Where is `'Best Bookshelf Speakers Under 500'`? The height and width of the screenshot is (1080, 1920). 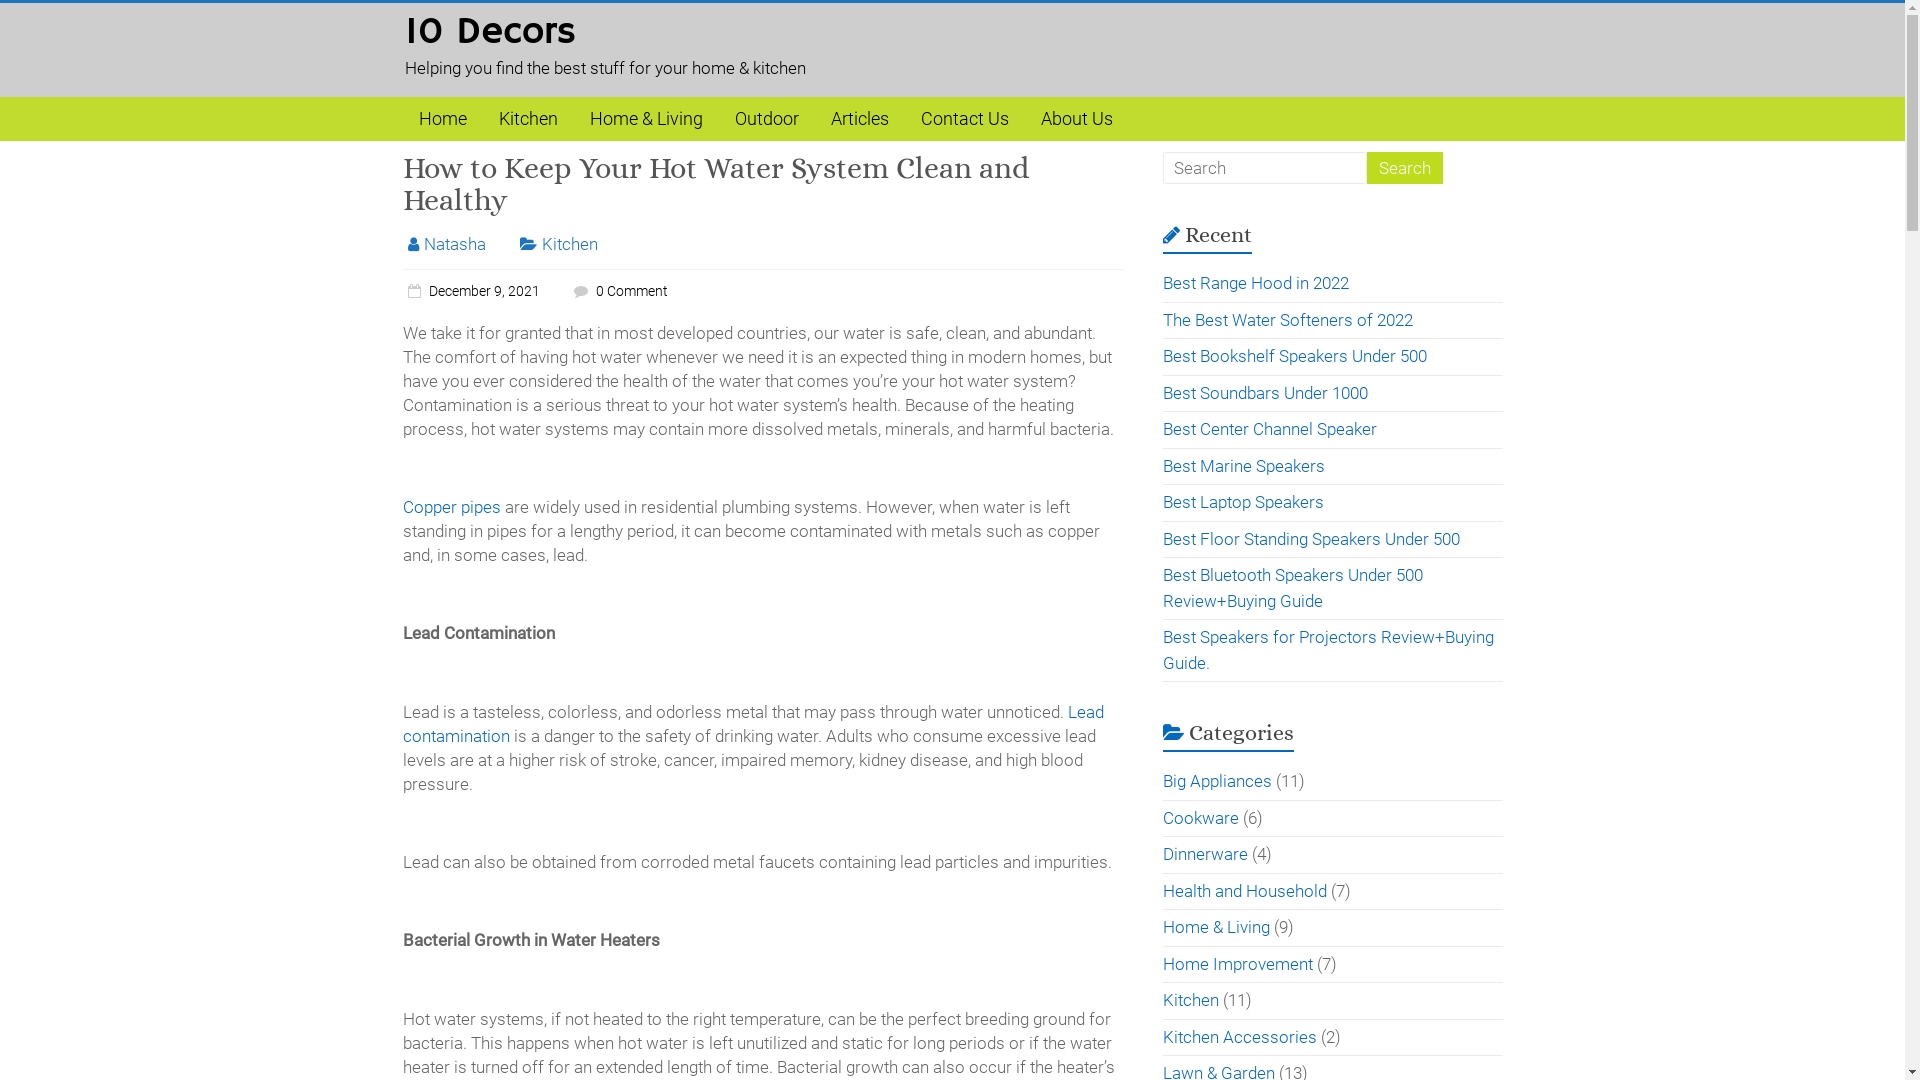 'Best Bookshelf Speakers Under 500' is located at coordinates (1295, 354).